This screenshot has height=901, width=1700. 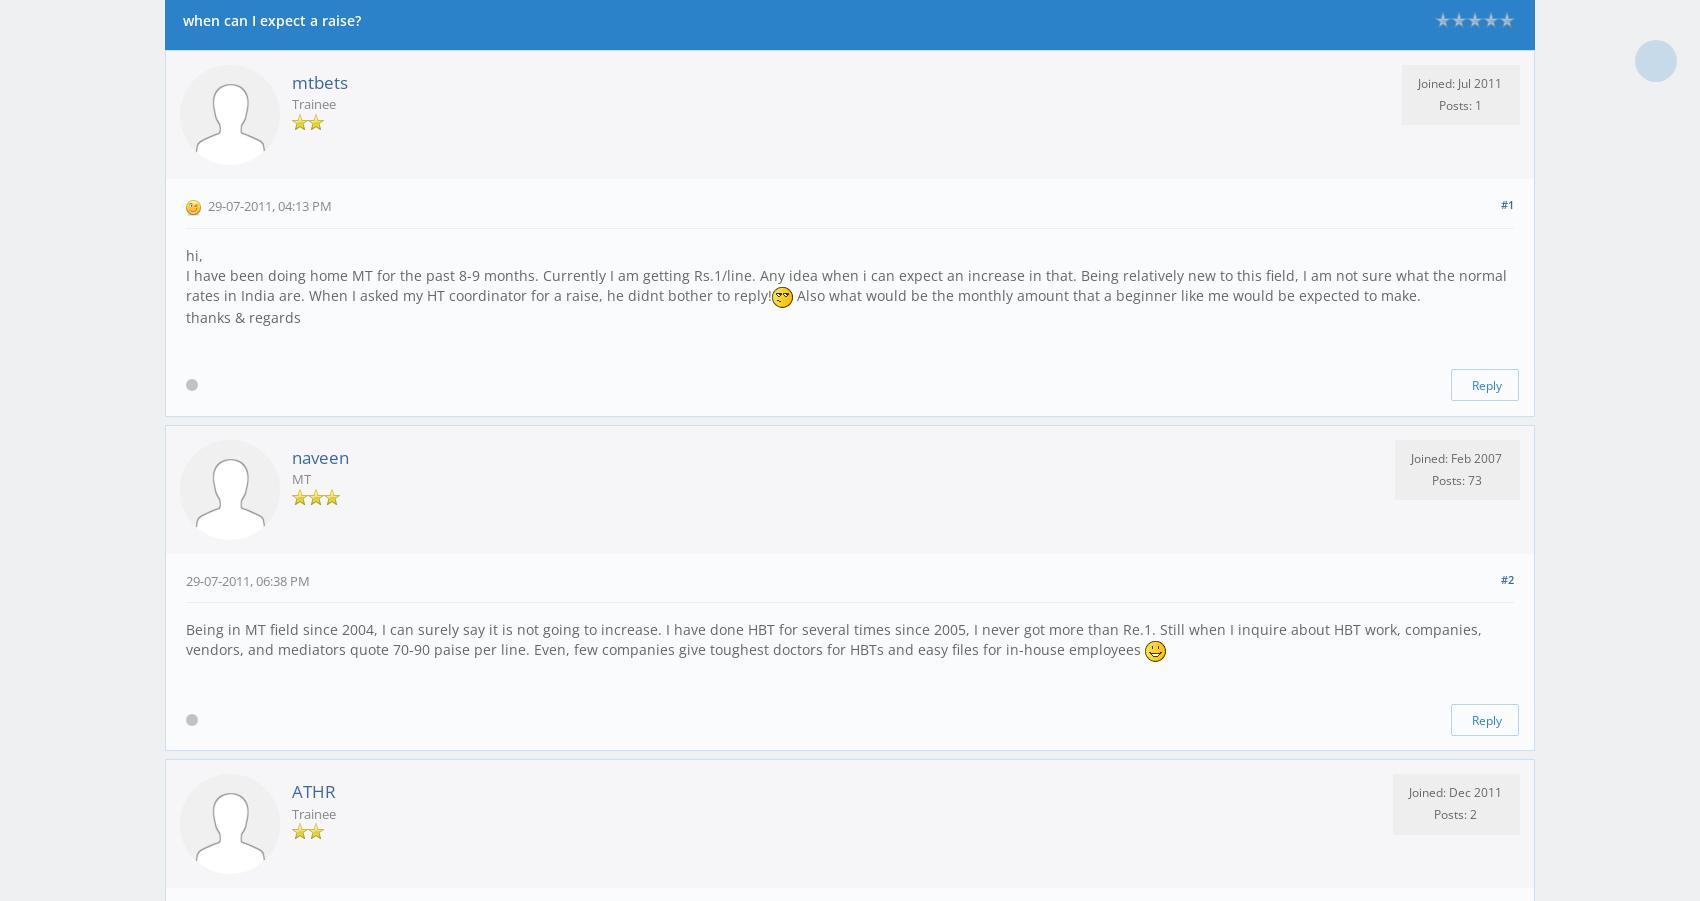 I want to click on '#2', so click(x=1507, y=577).